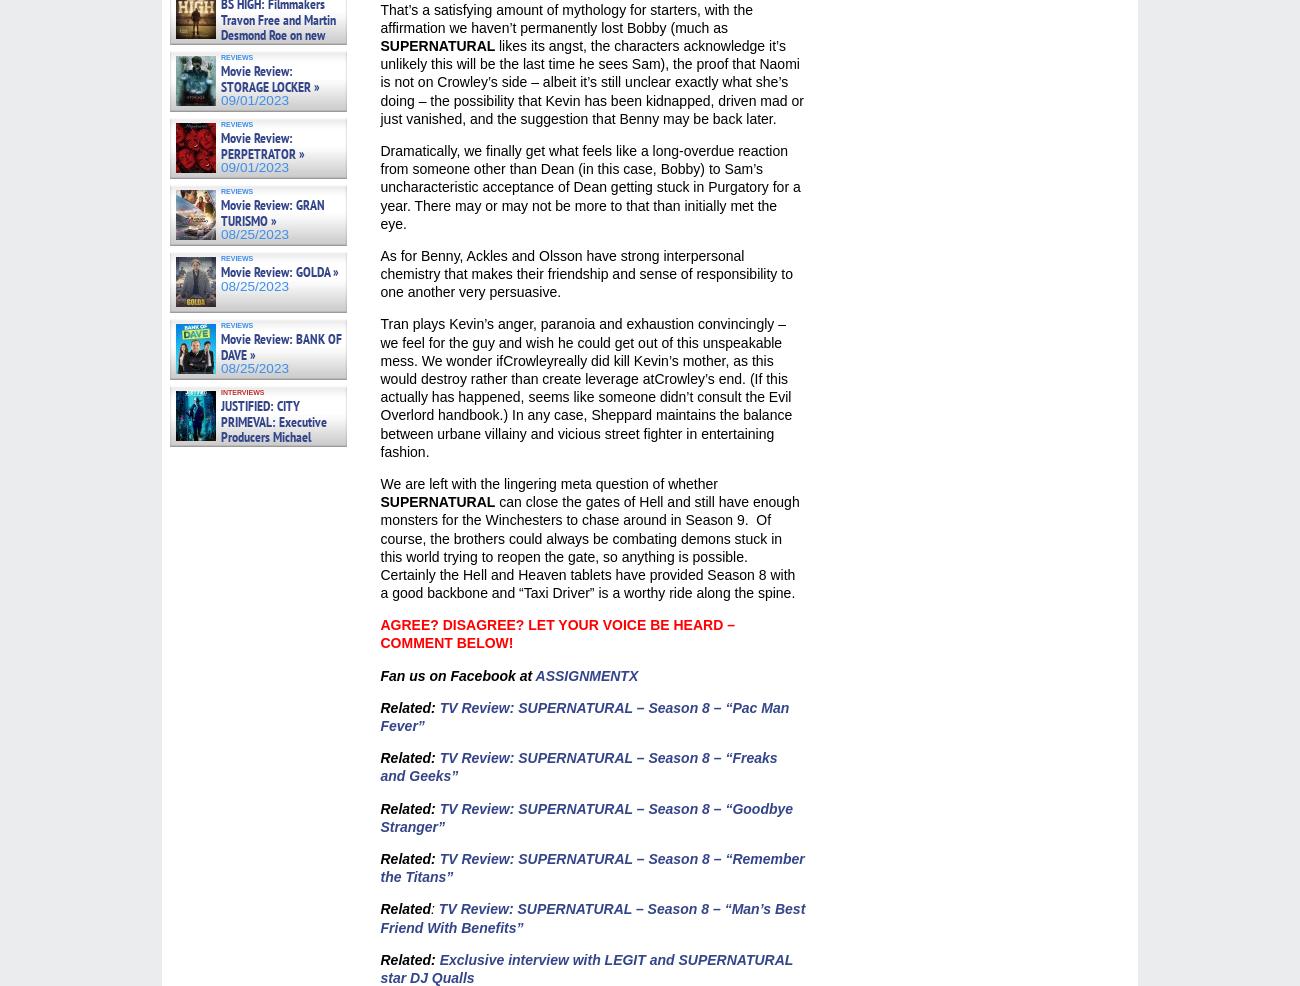  Describe the element at coordinates (206, 11) in the screenshot. I see `'09/05/2023'` at that location.